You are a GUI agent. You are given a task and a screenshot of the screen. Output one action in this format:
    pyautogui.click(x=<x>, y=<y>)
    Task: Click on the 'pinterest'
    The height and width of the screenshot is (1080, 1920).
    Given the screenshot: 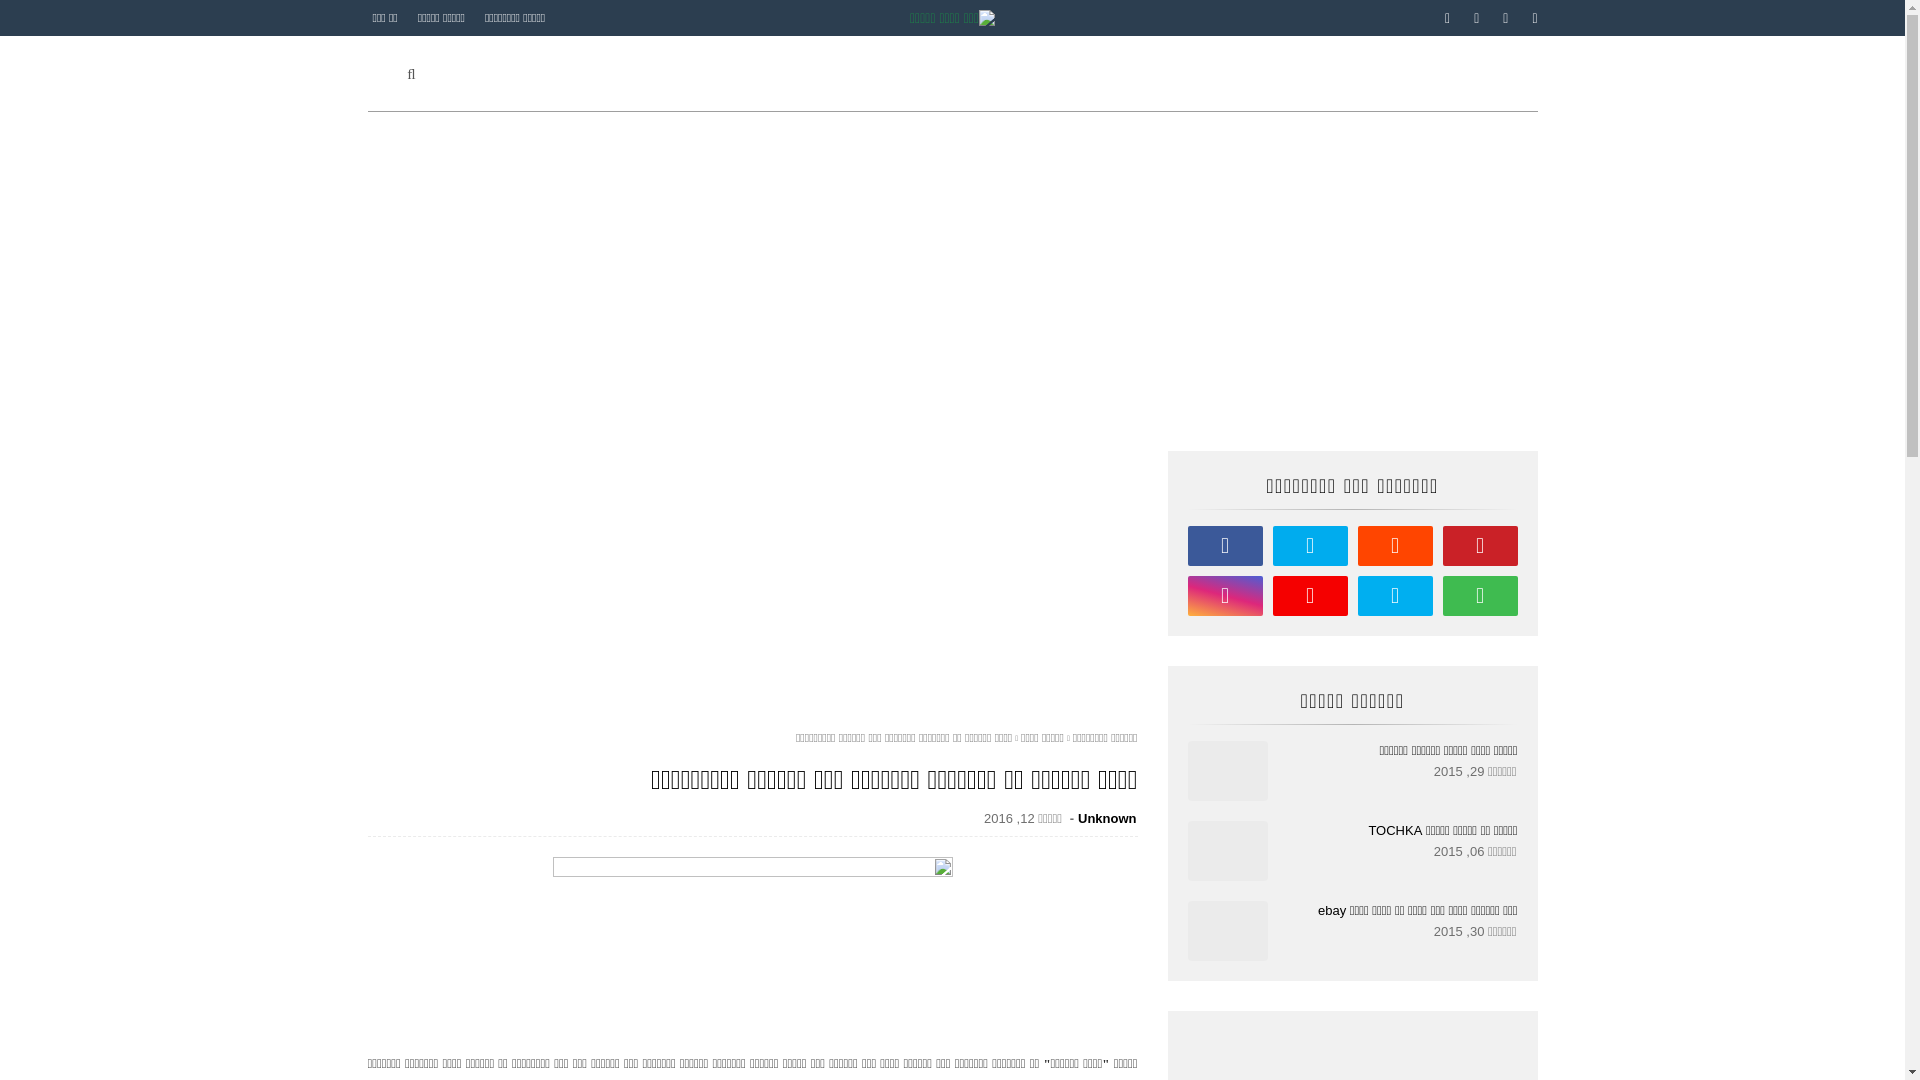 What is the action you would take?
    pyautogui.click(x=1524, y=17)
    